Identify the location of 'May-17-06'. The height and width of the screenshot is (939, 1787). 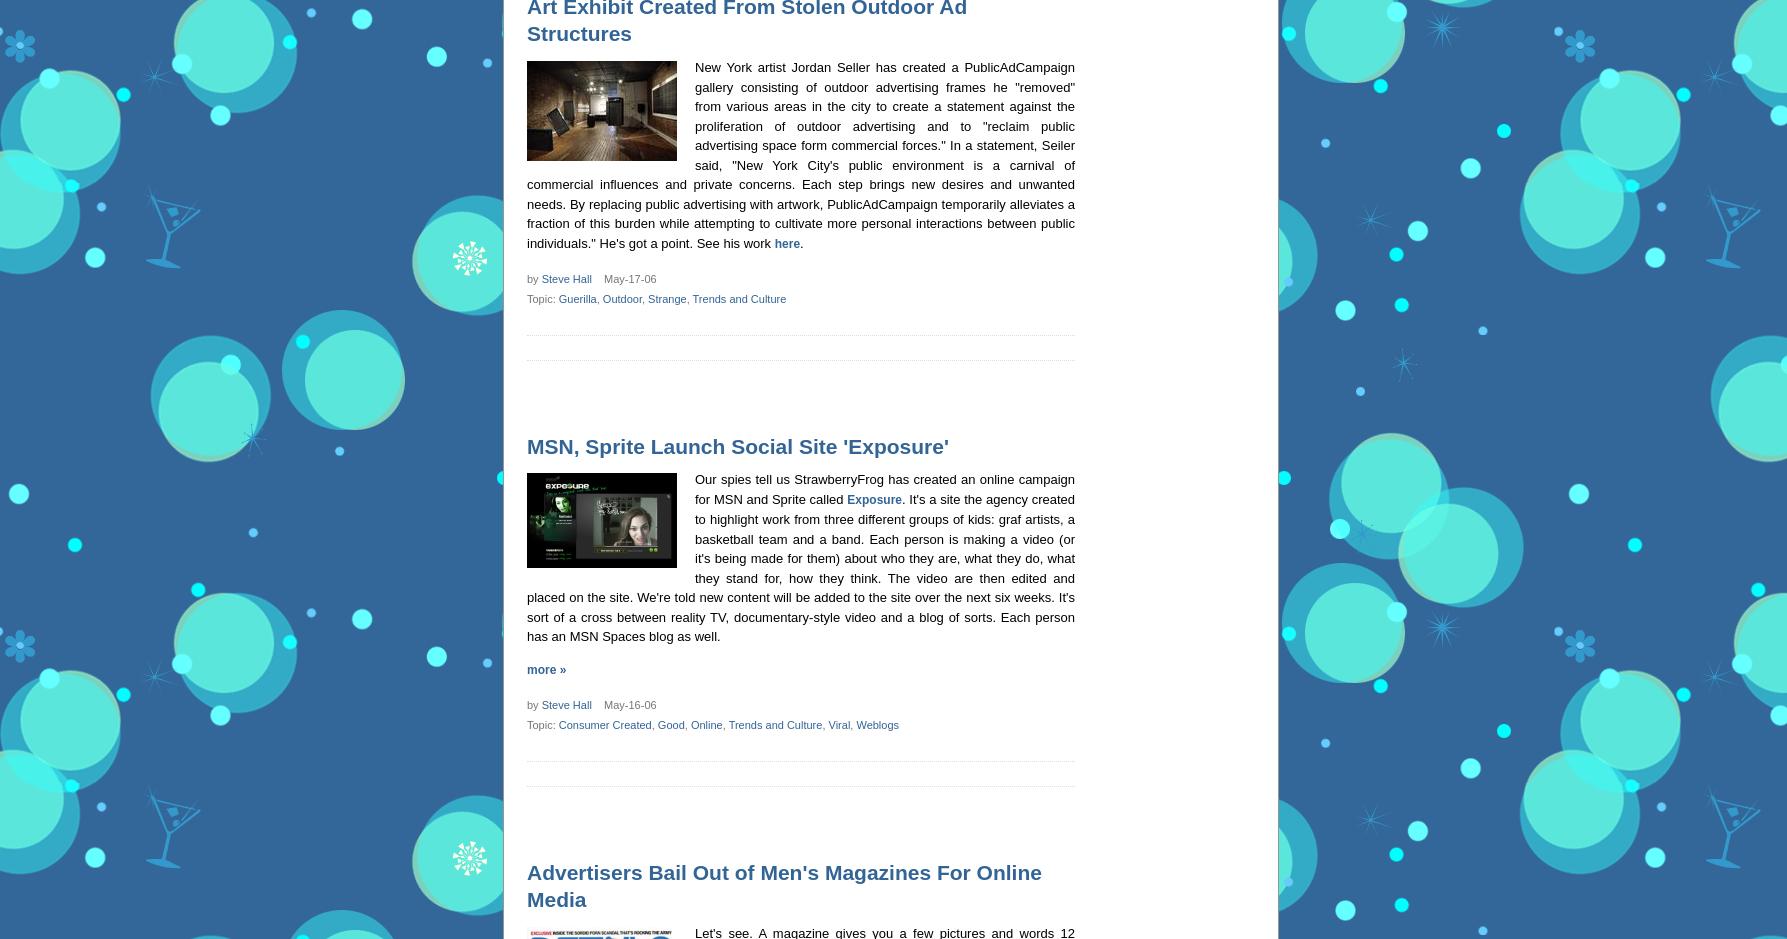
(626, 277).